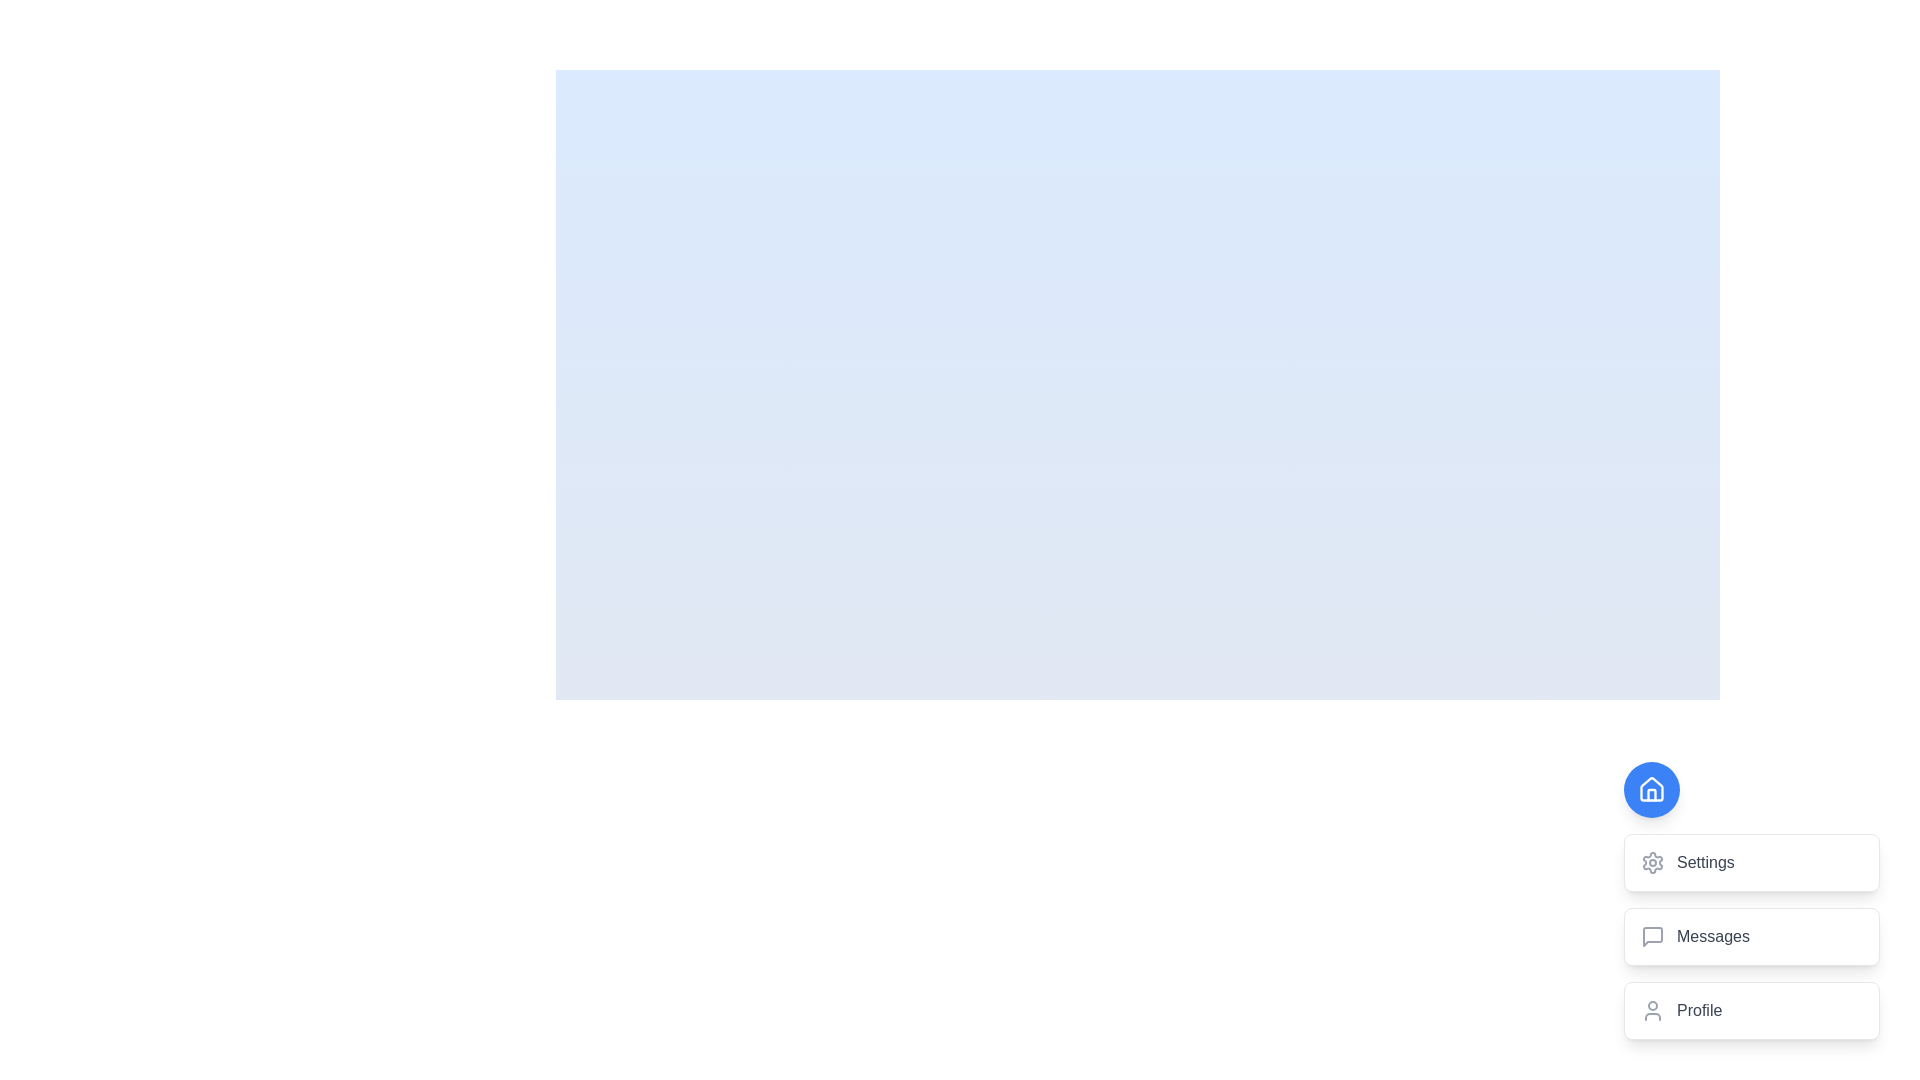  I want to click on the text label representing an option in the settings menu, so click(1704, 862).